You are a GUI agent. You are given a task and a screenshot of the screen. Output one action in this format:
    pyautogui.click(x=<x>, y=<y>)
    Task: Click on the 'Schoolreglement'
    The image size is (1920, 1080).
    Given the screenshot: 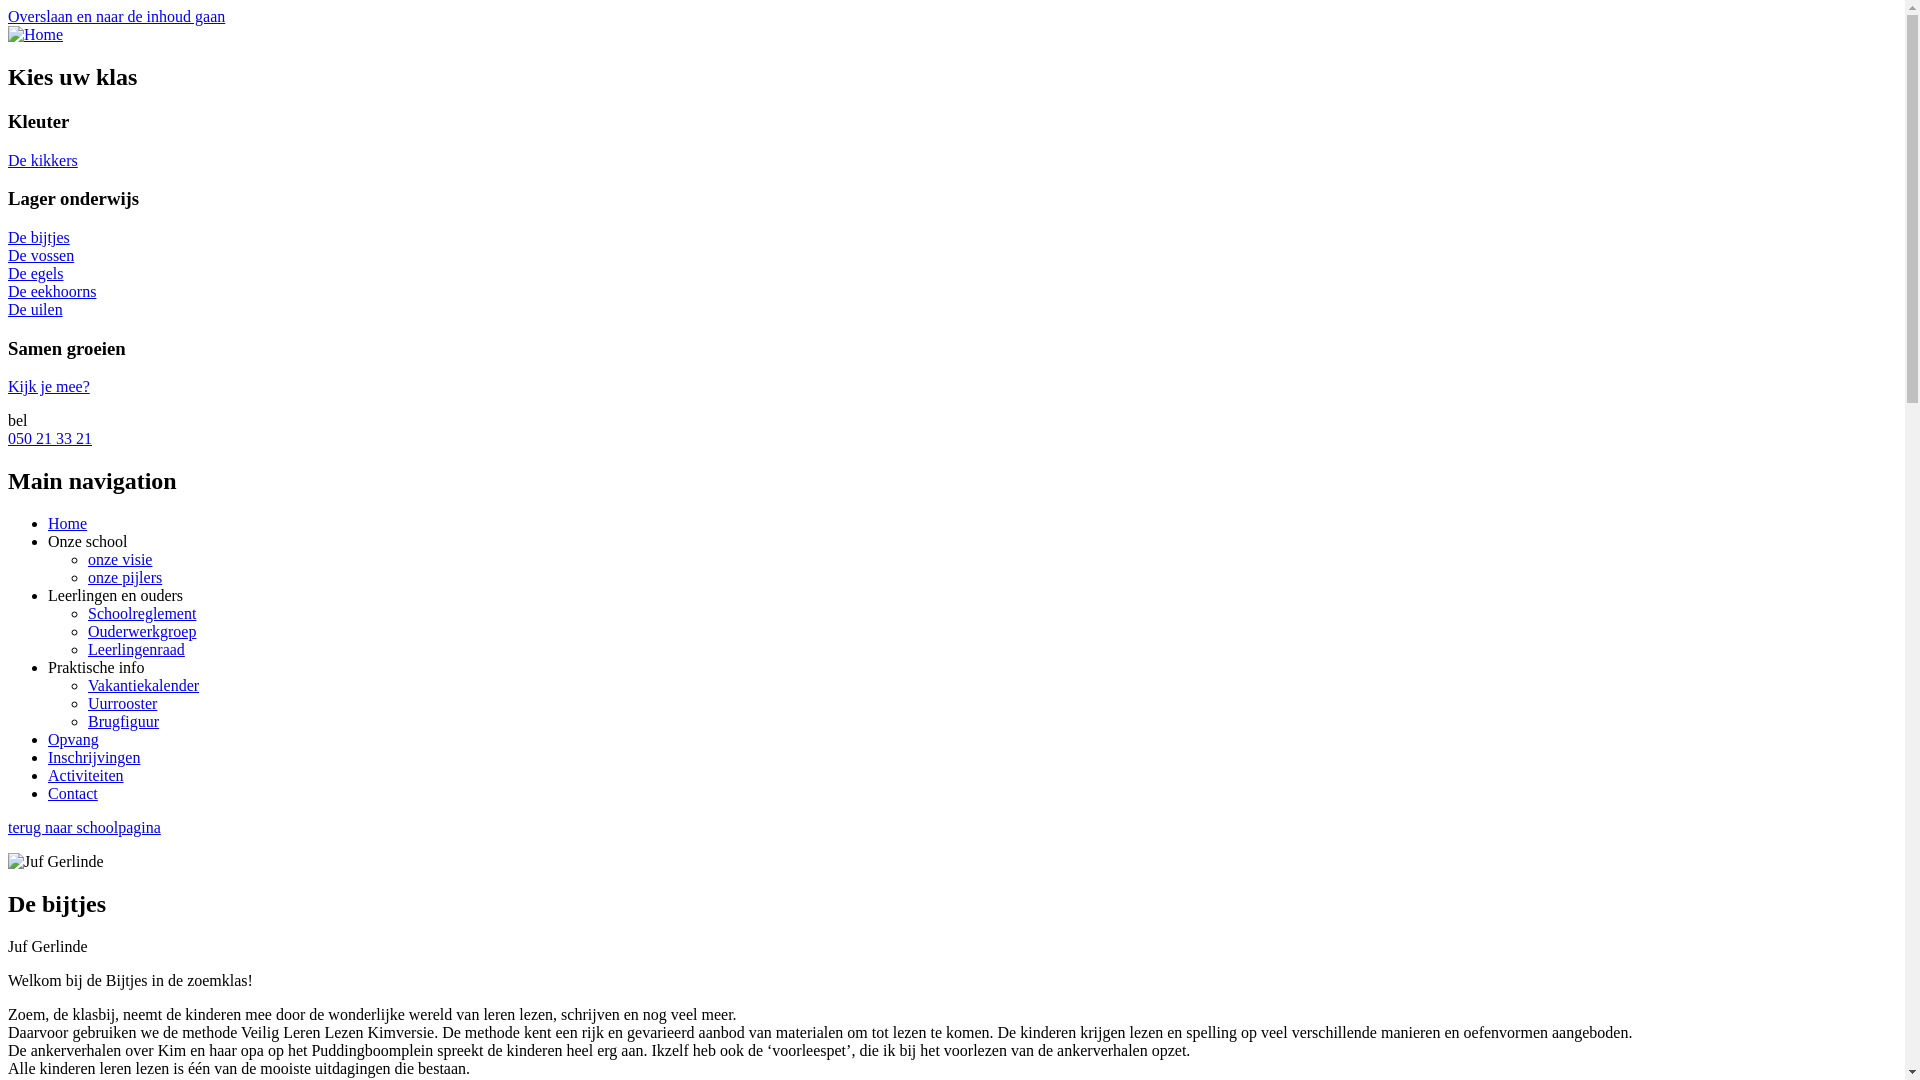 What is the action you would take?
    pyautogui.click(x=141, y=612)
    